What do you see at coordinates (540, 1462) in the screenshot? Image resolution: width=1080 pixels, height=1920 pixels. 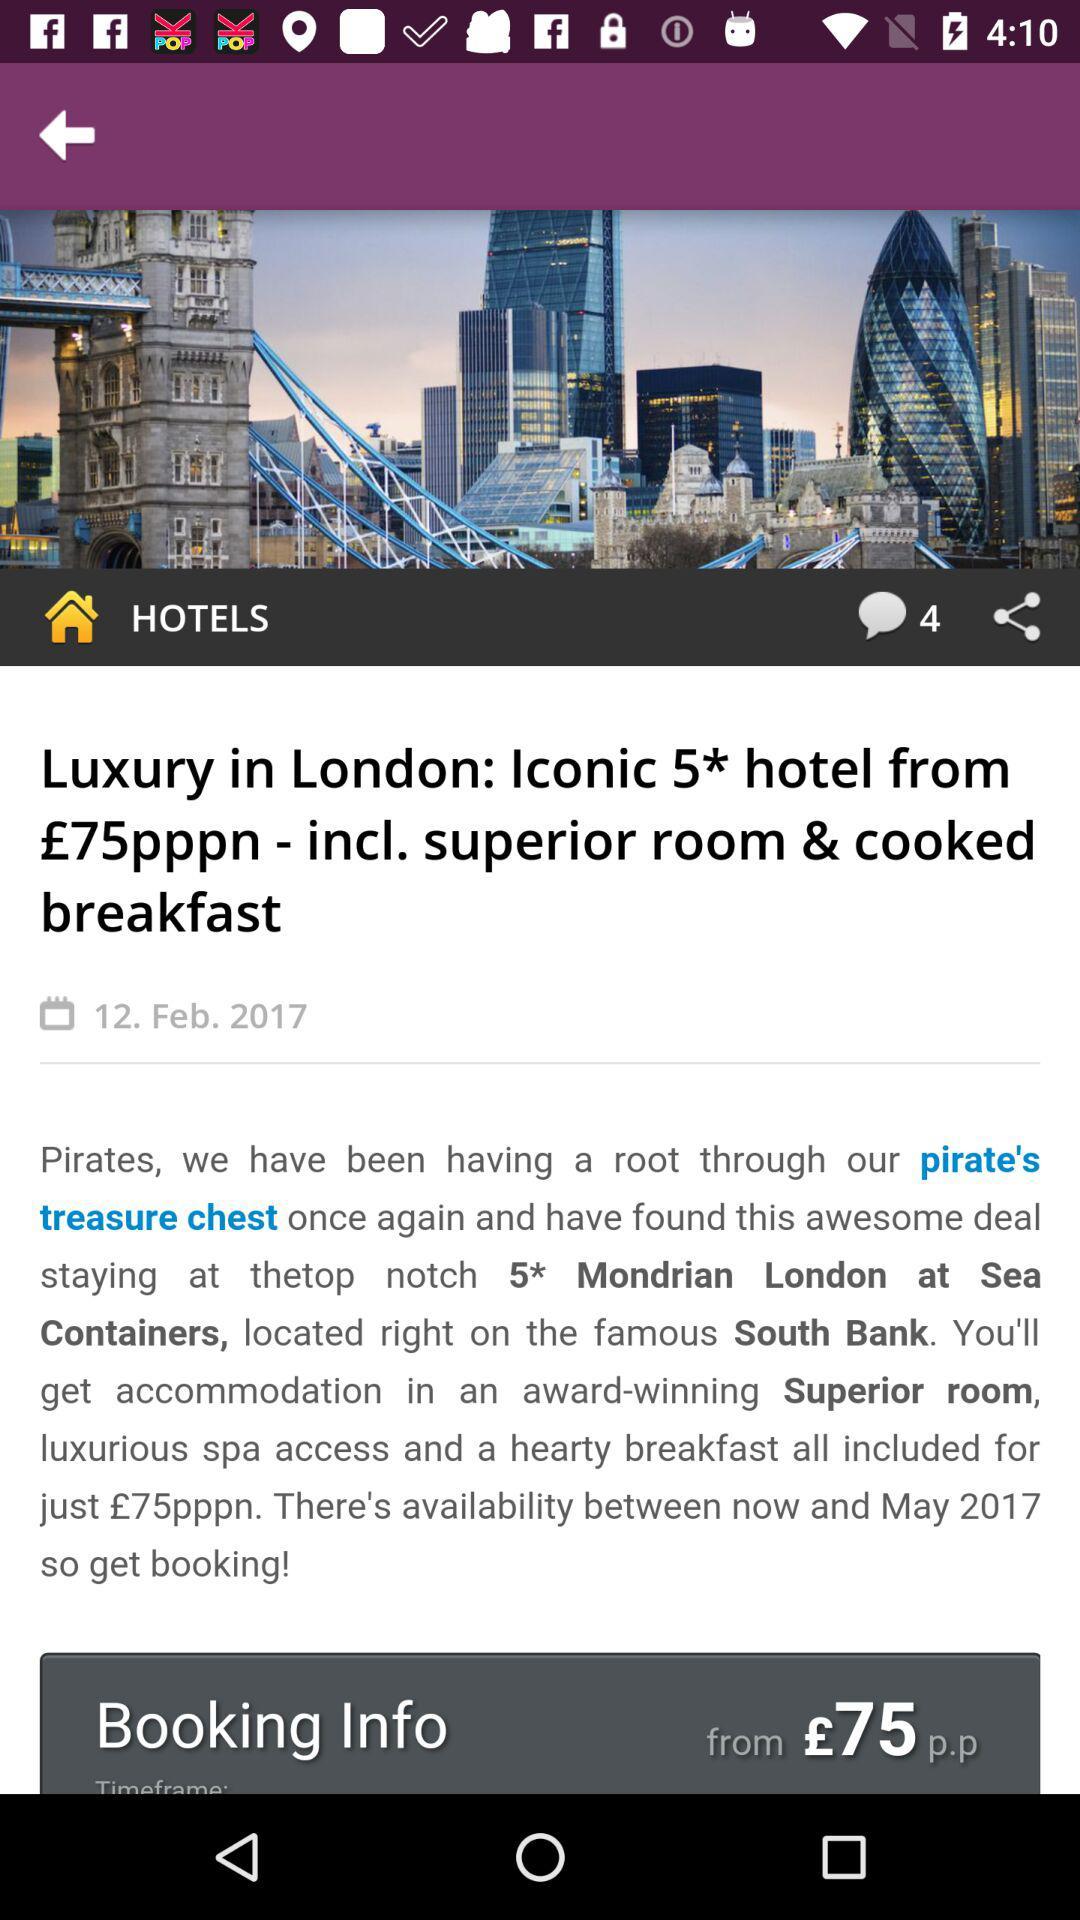 I see `hotel description` at bounding box center [540, 1462].